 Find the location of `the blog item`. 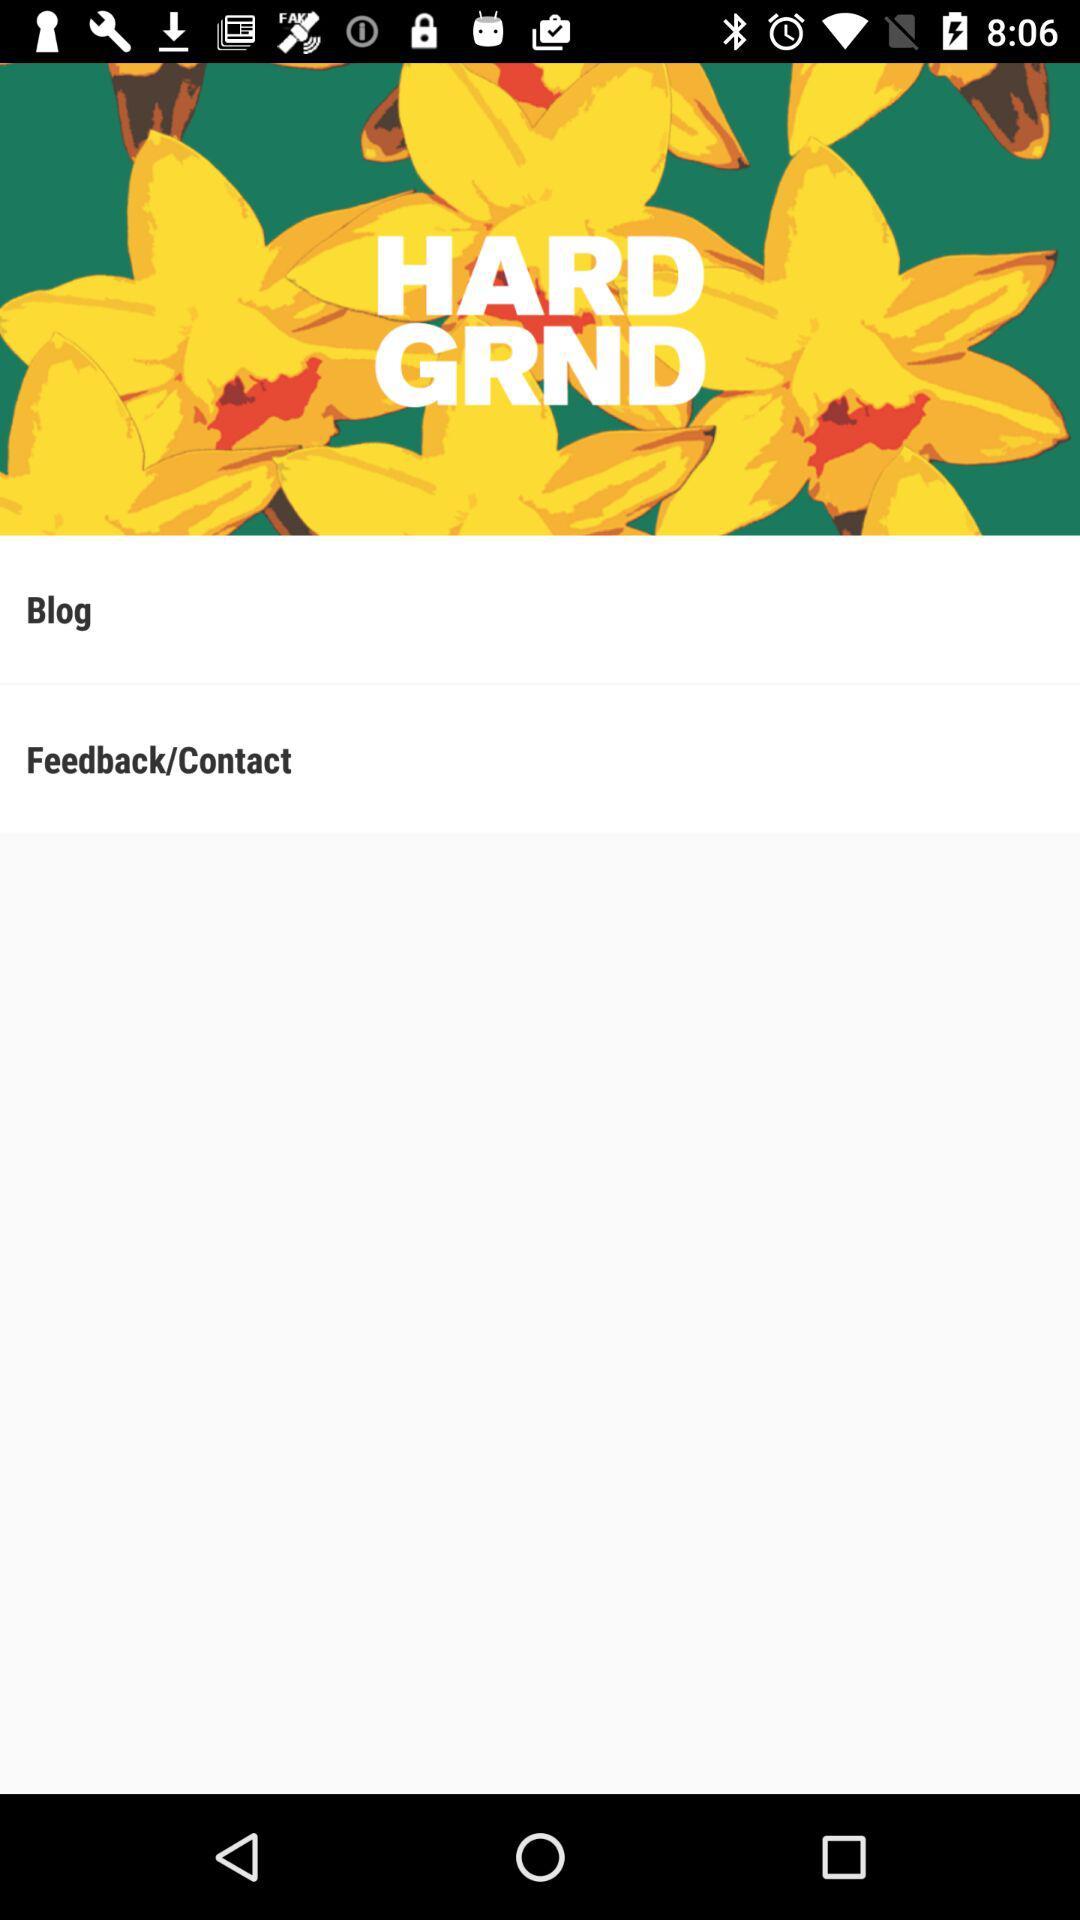

the blog item is located at coordinates (540, 608).